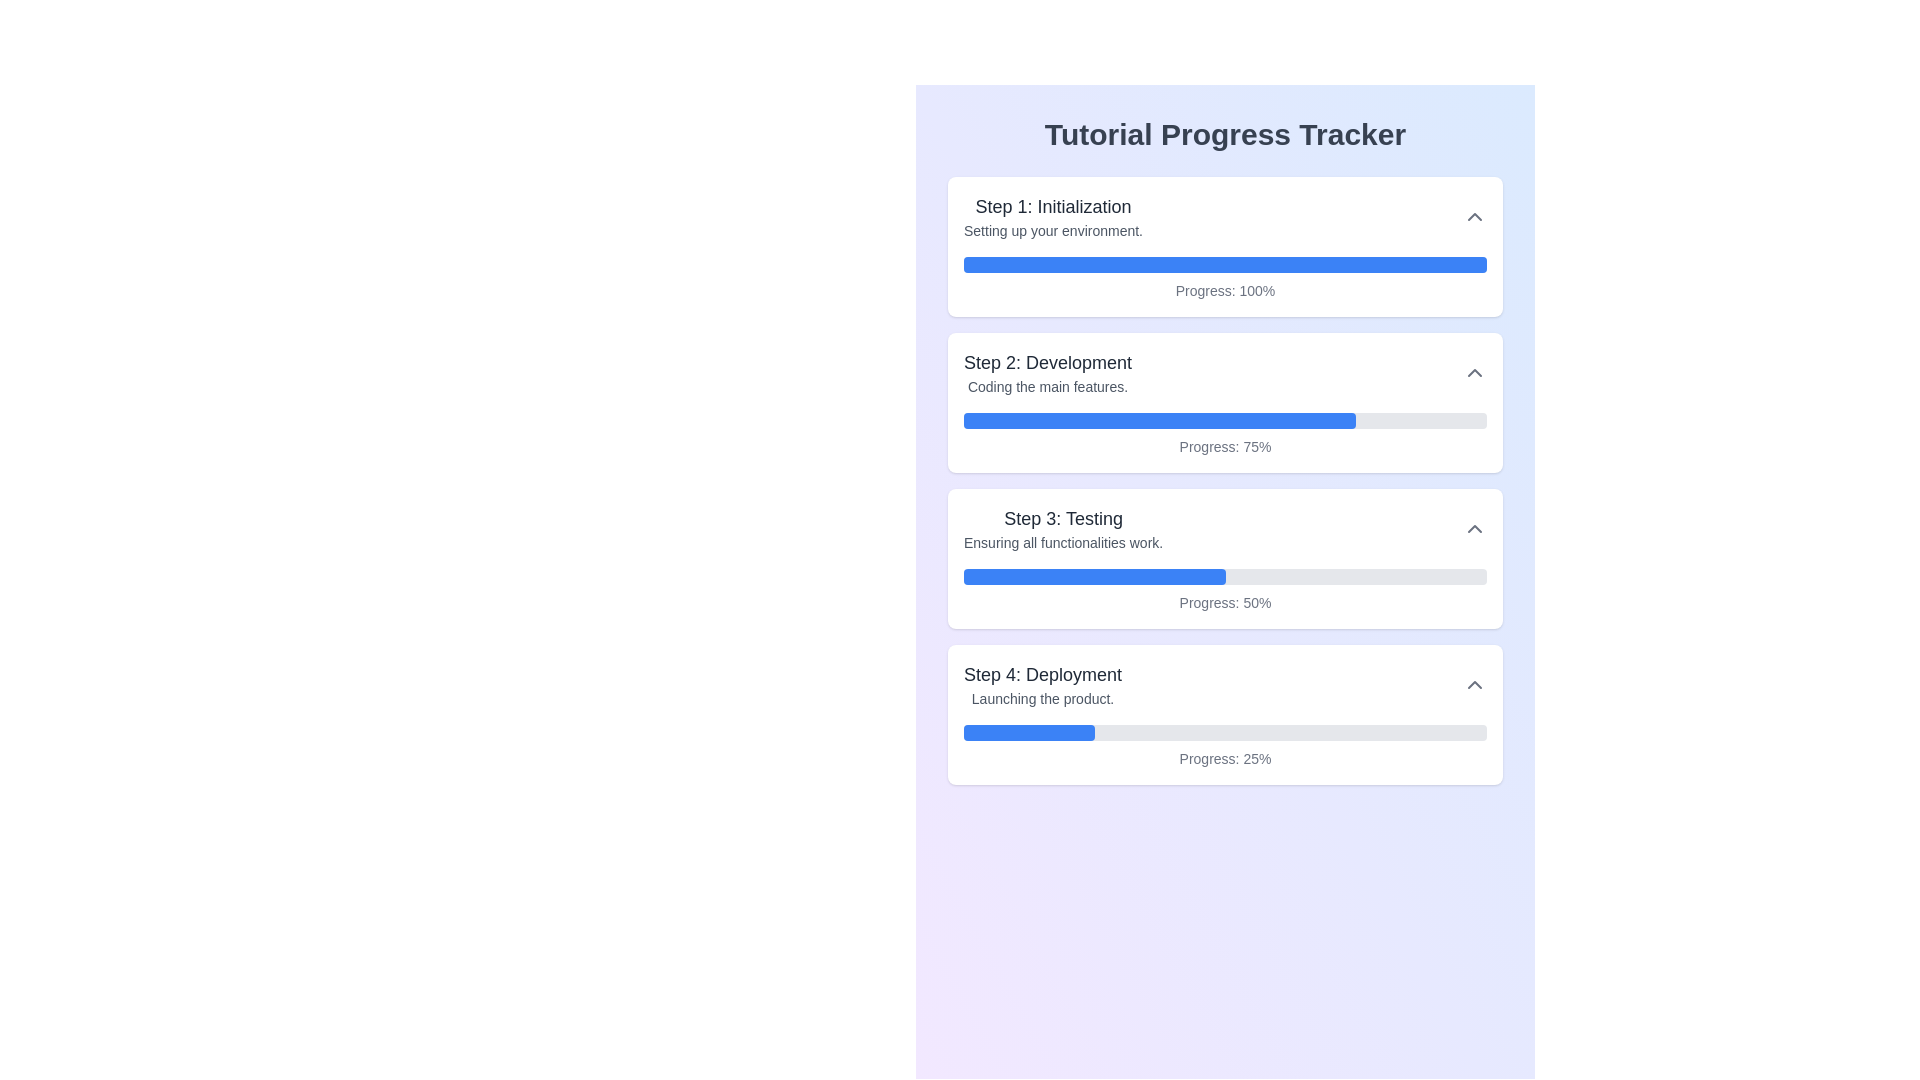  I want to click on the title and description text block for the fourth step in the tutorial progress tracker, located at the top-left within the fourth progress card, positioned below the 'Step 3: Testing' card, so click(1042, 684).